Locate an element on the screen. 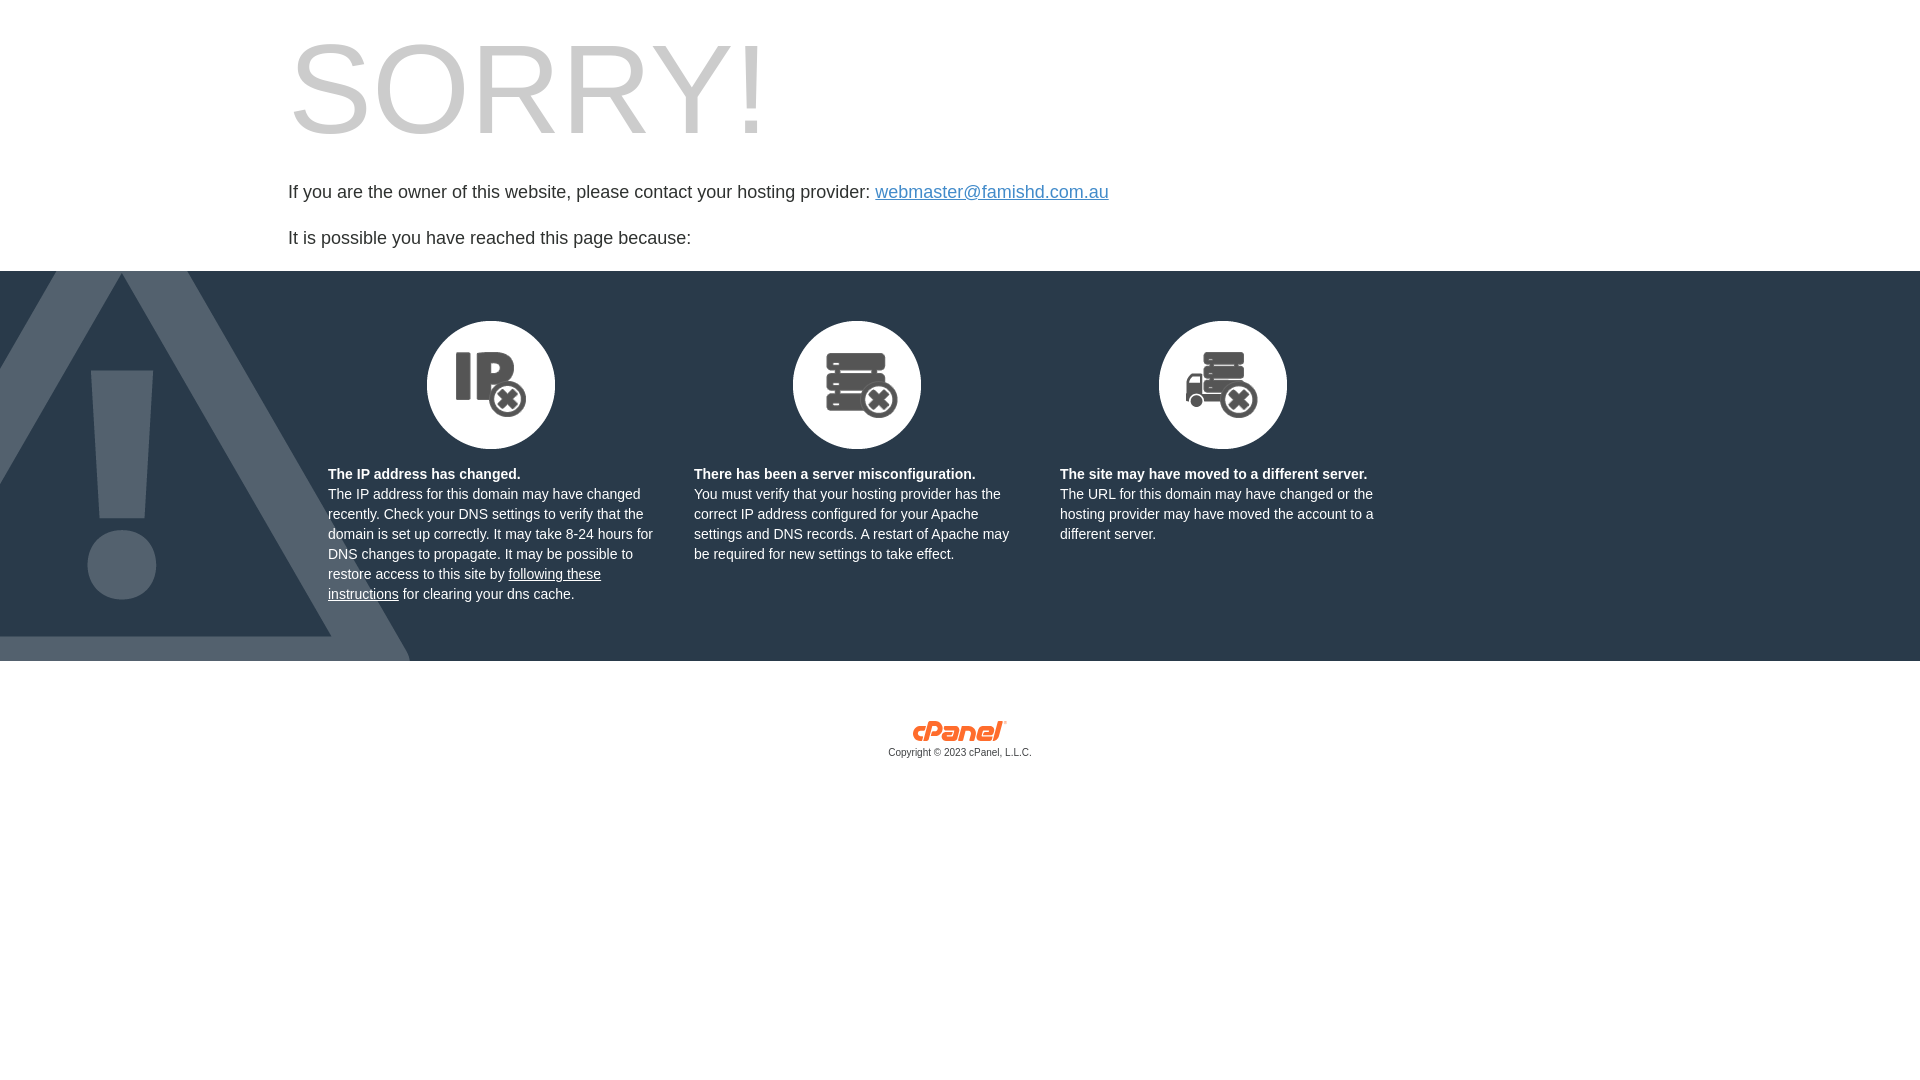  'webmaster@famishd.com.au' is located at coordinates (874, 192).